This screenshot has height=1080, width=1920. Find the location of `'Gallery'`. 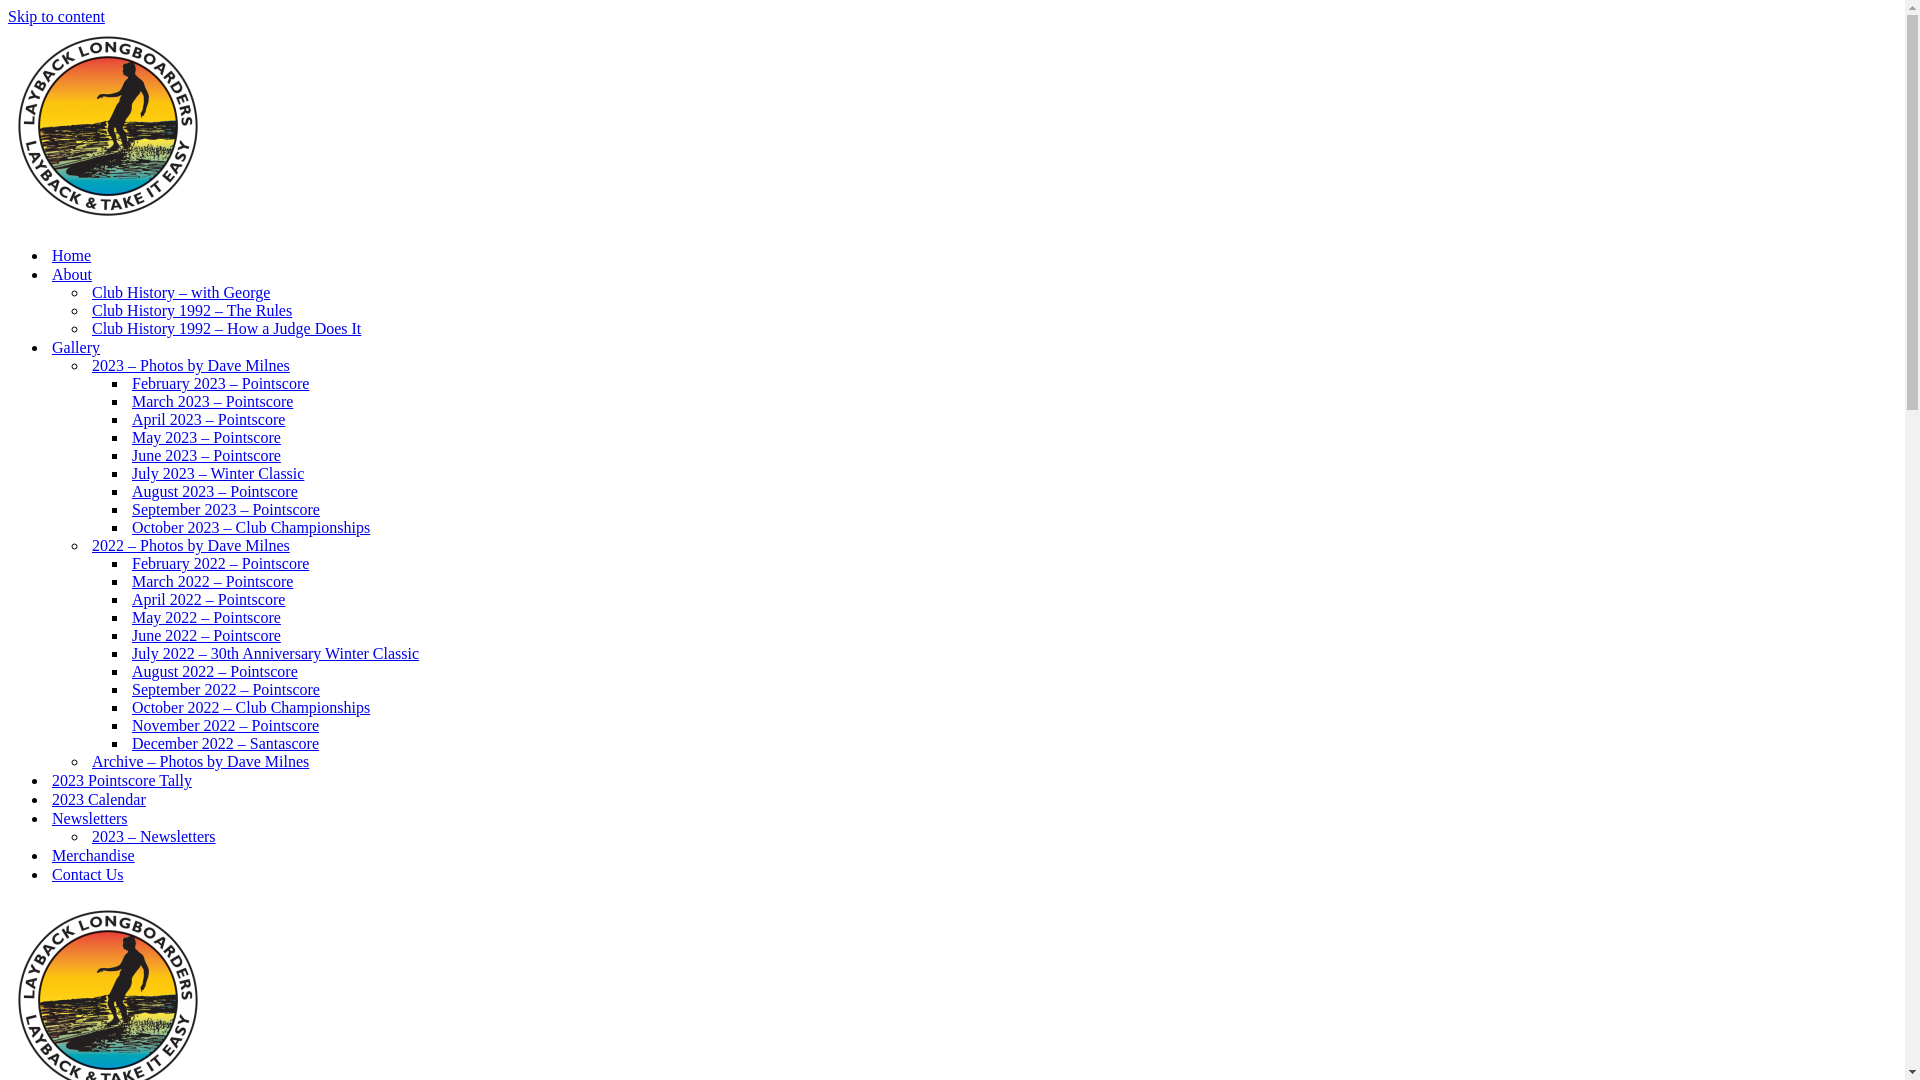

'Gallery' is located at coordinates (76, 346).